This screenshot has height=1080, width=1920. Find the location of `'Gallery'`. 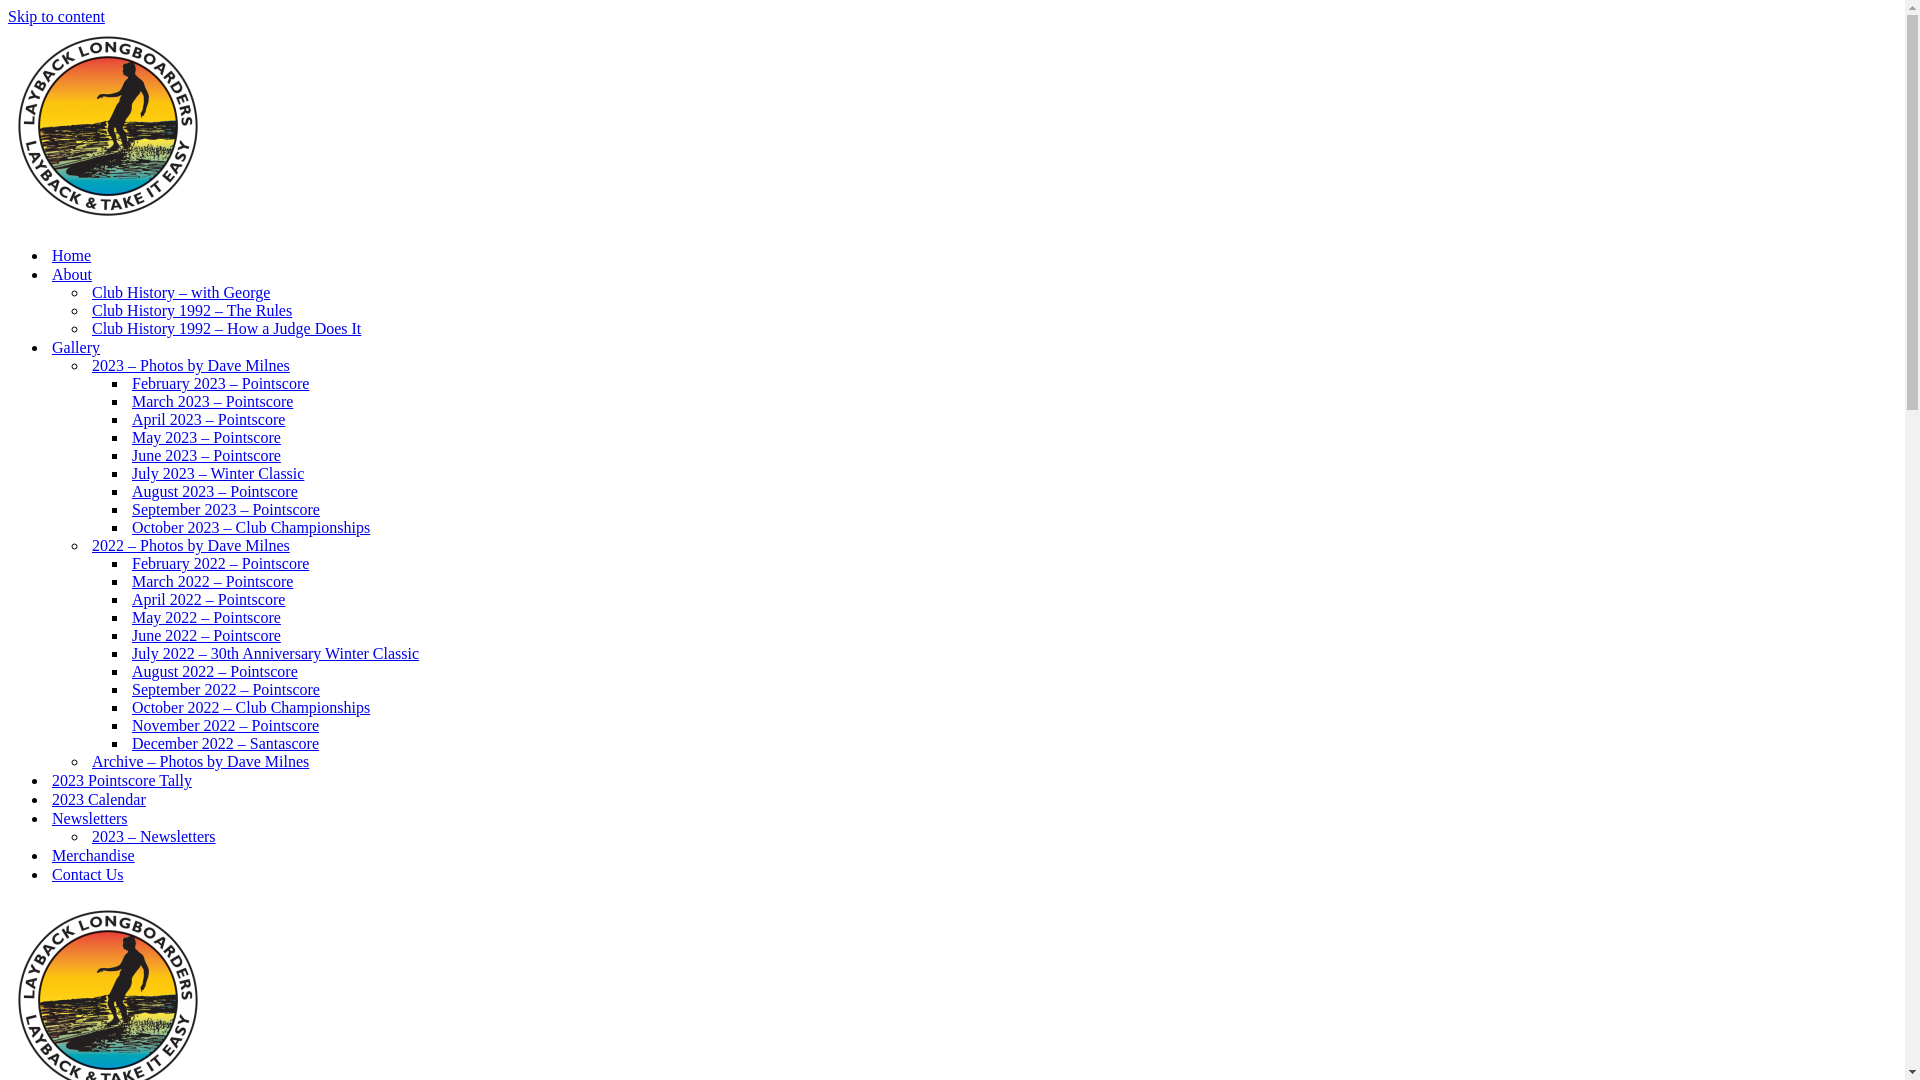

'Gallery' is located at coordinates (76, 346).